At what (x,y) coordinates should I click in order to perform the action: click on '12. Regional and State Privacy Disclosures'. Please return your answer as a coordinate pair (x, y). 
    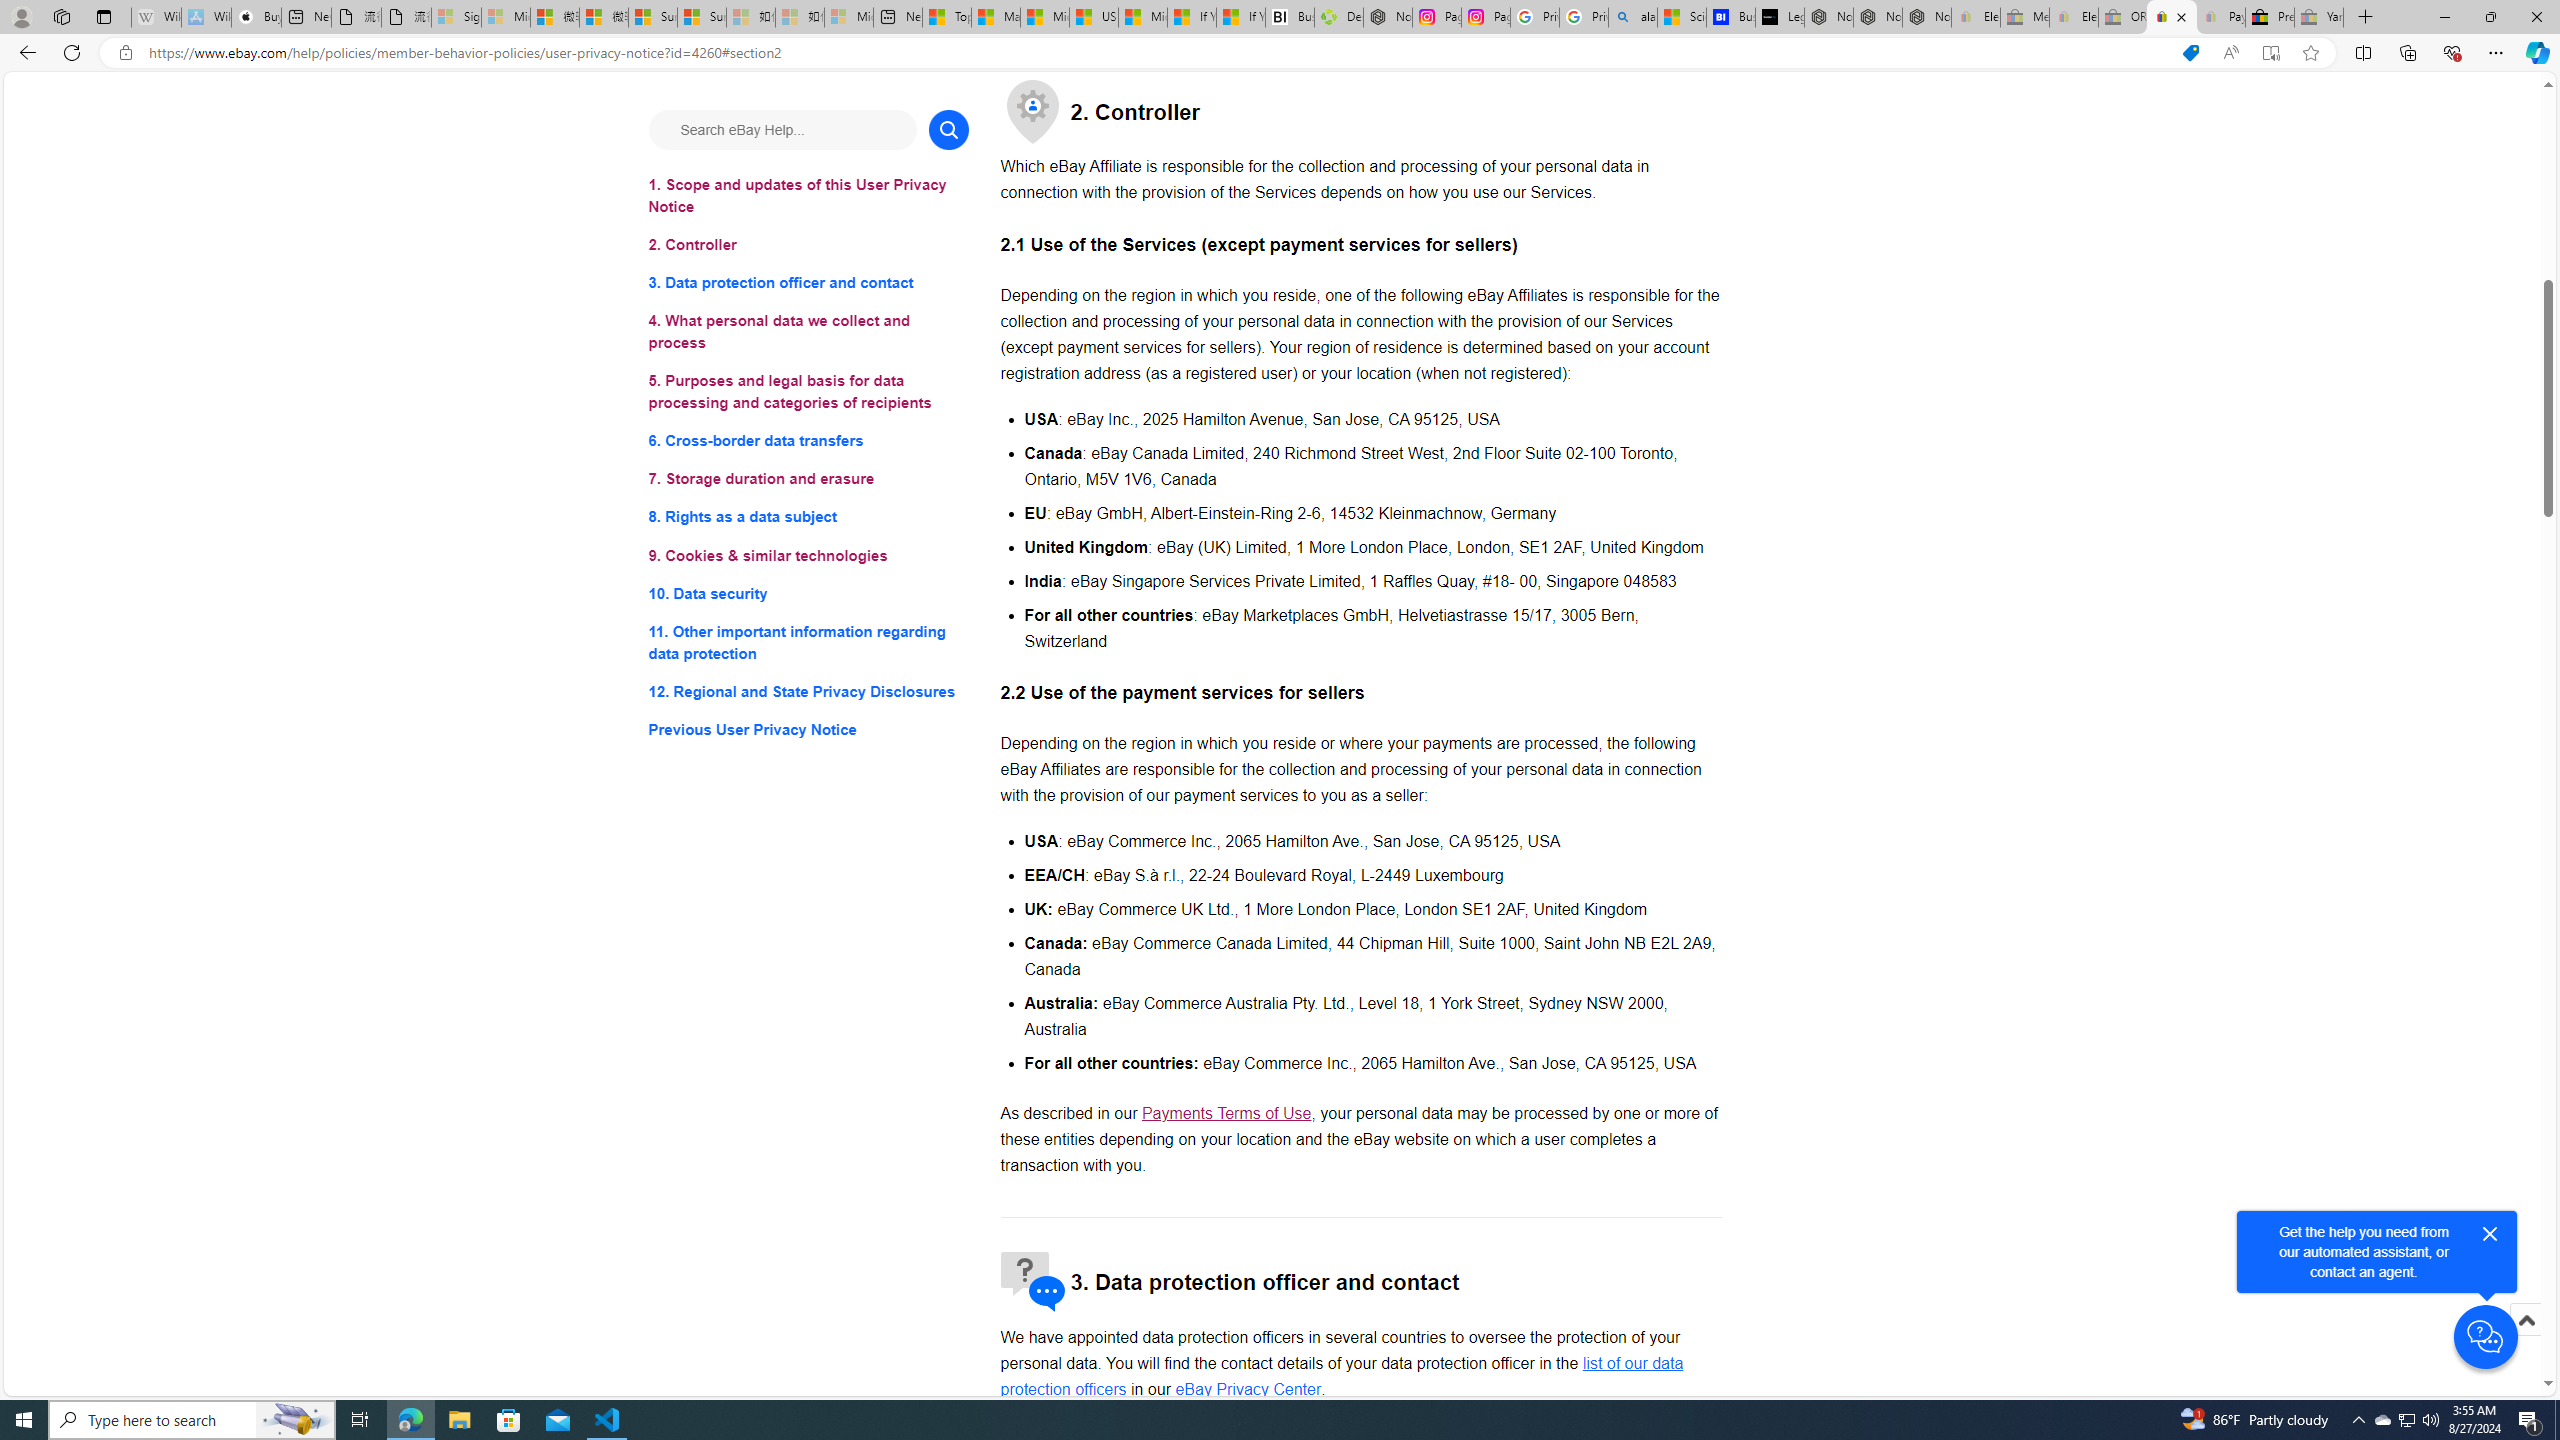
    Looking at the image, I should click on (807, 690).